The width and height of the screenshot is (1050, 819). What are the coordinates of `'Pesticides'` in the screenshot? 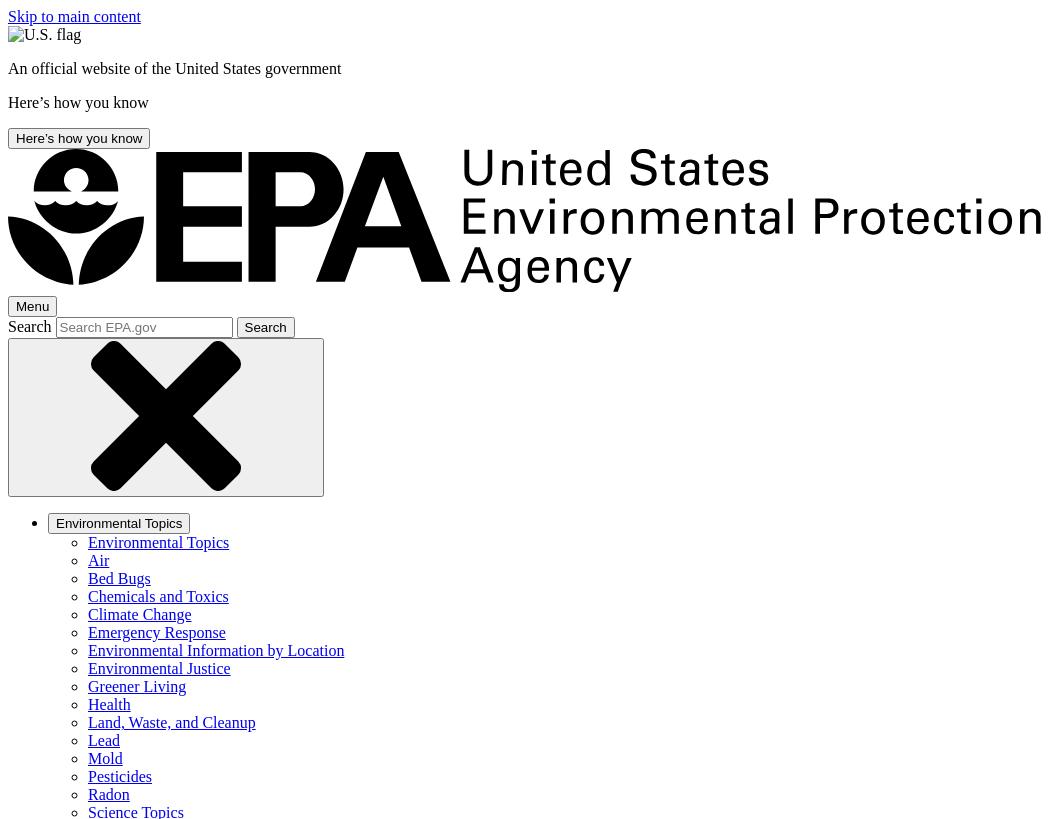 It's located at (119, 776).